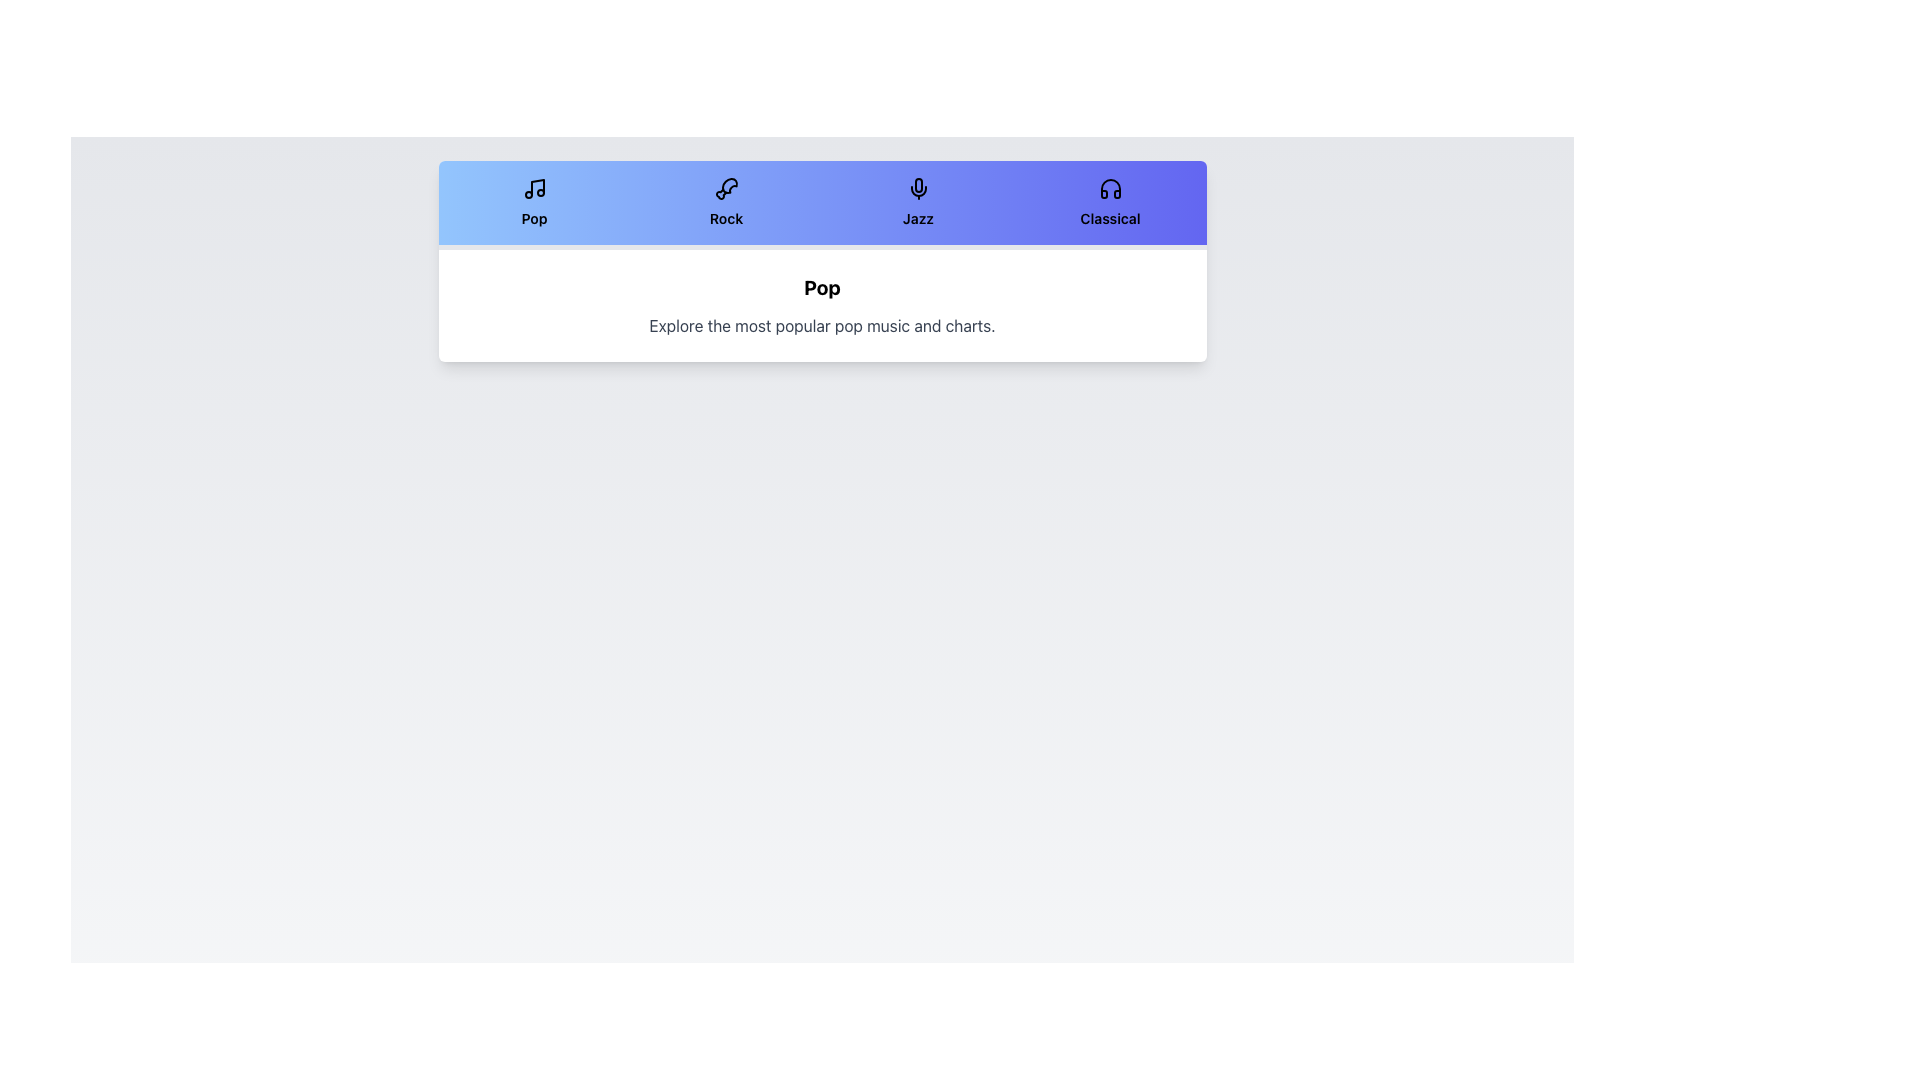 The image size is (1920, 1080). Describe the element at coordinates (725, 189) in the screenshot. I see `the drumstick icon in the navigation bar` at that location.